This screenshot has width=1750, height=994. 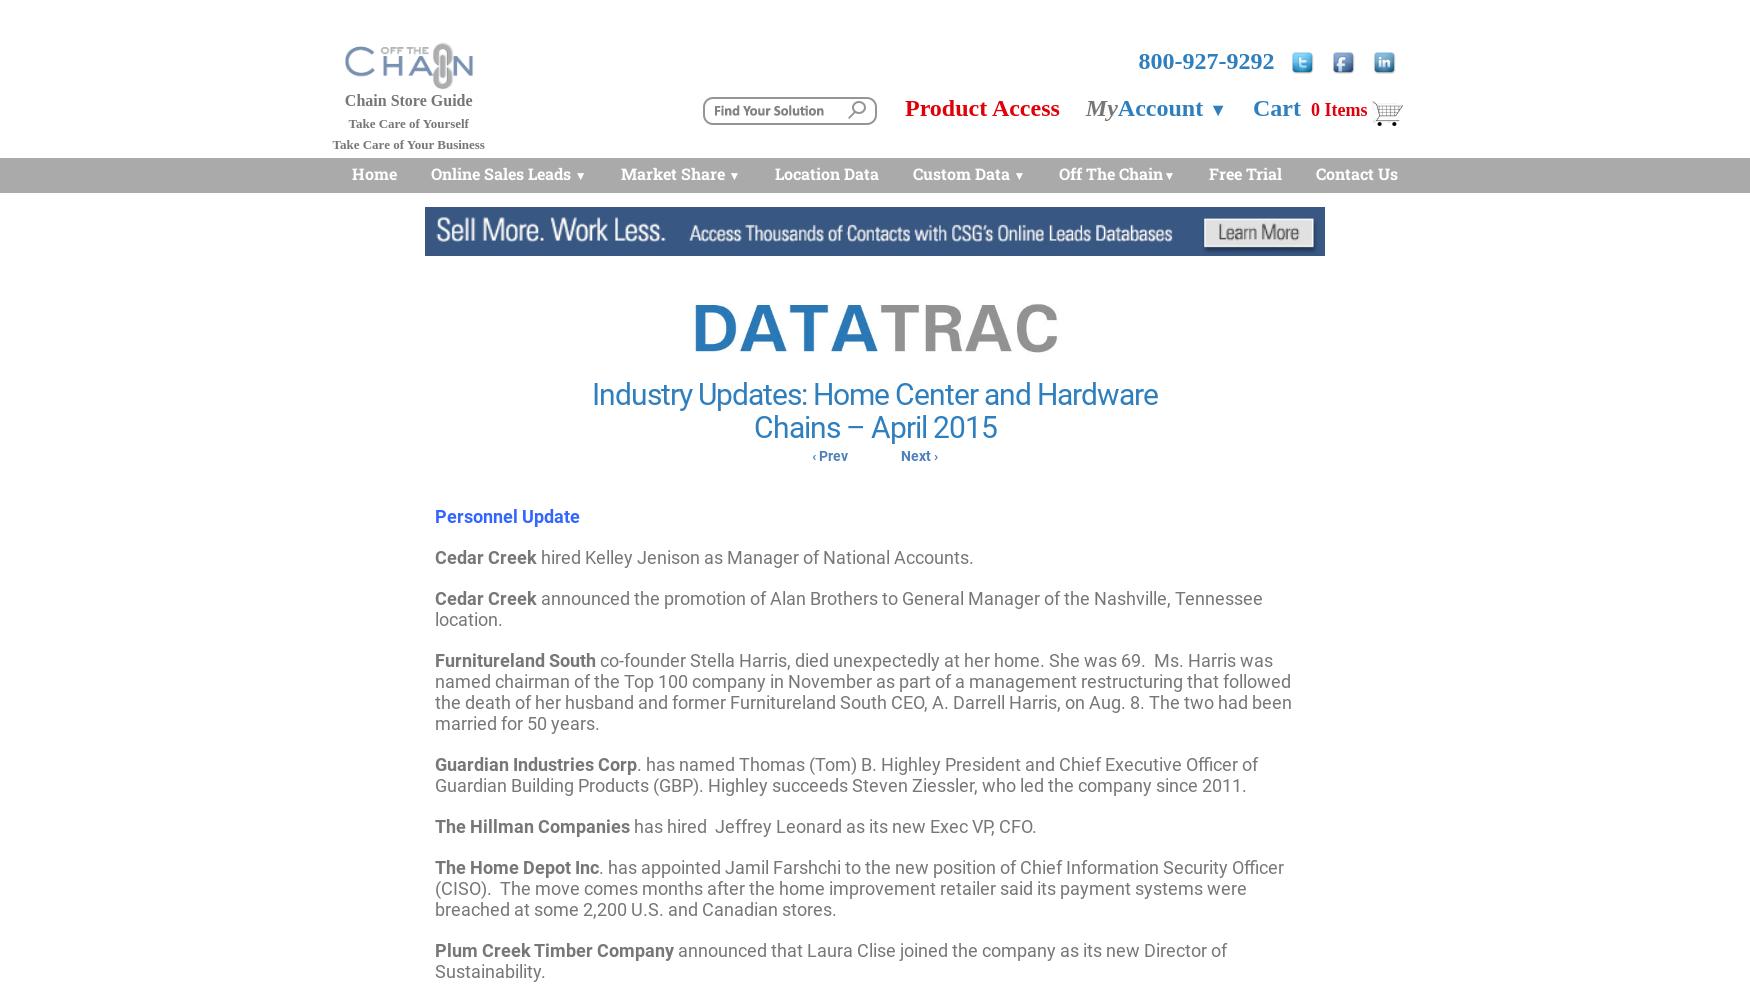 I want to click on 'Personnel Update', so click(x=506, y=515).